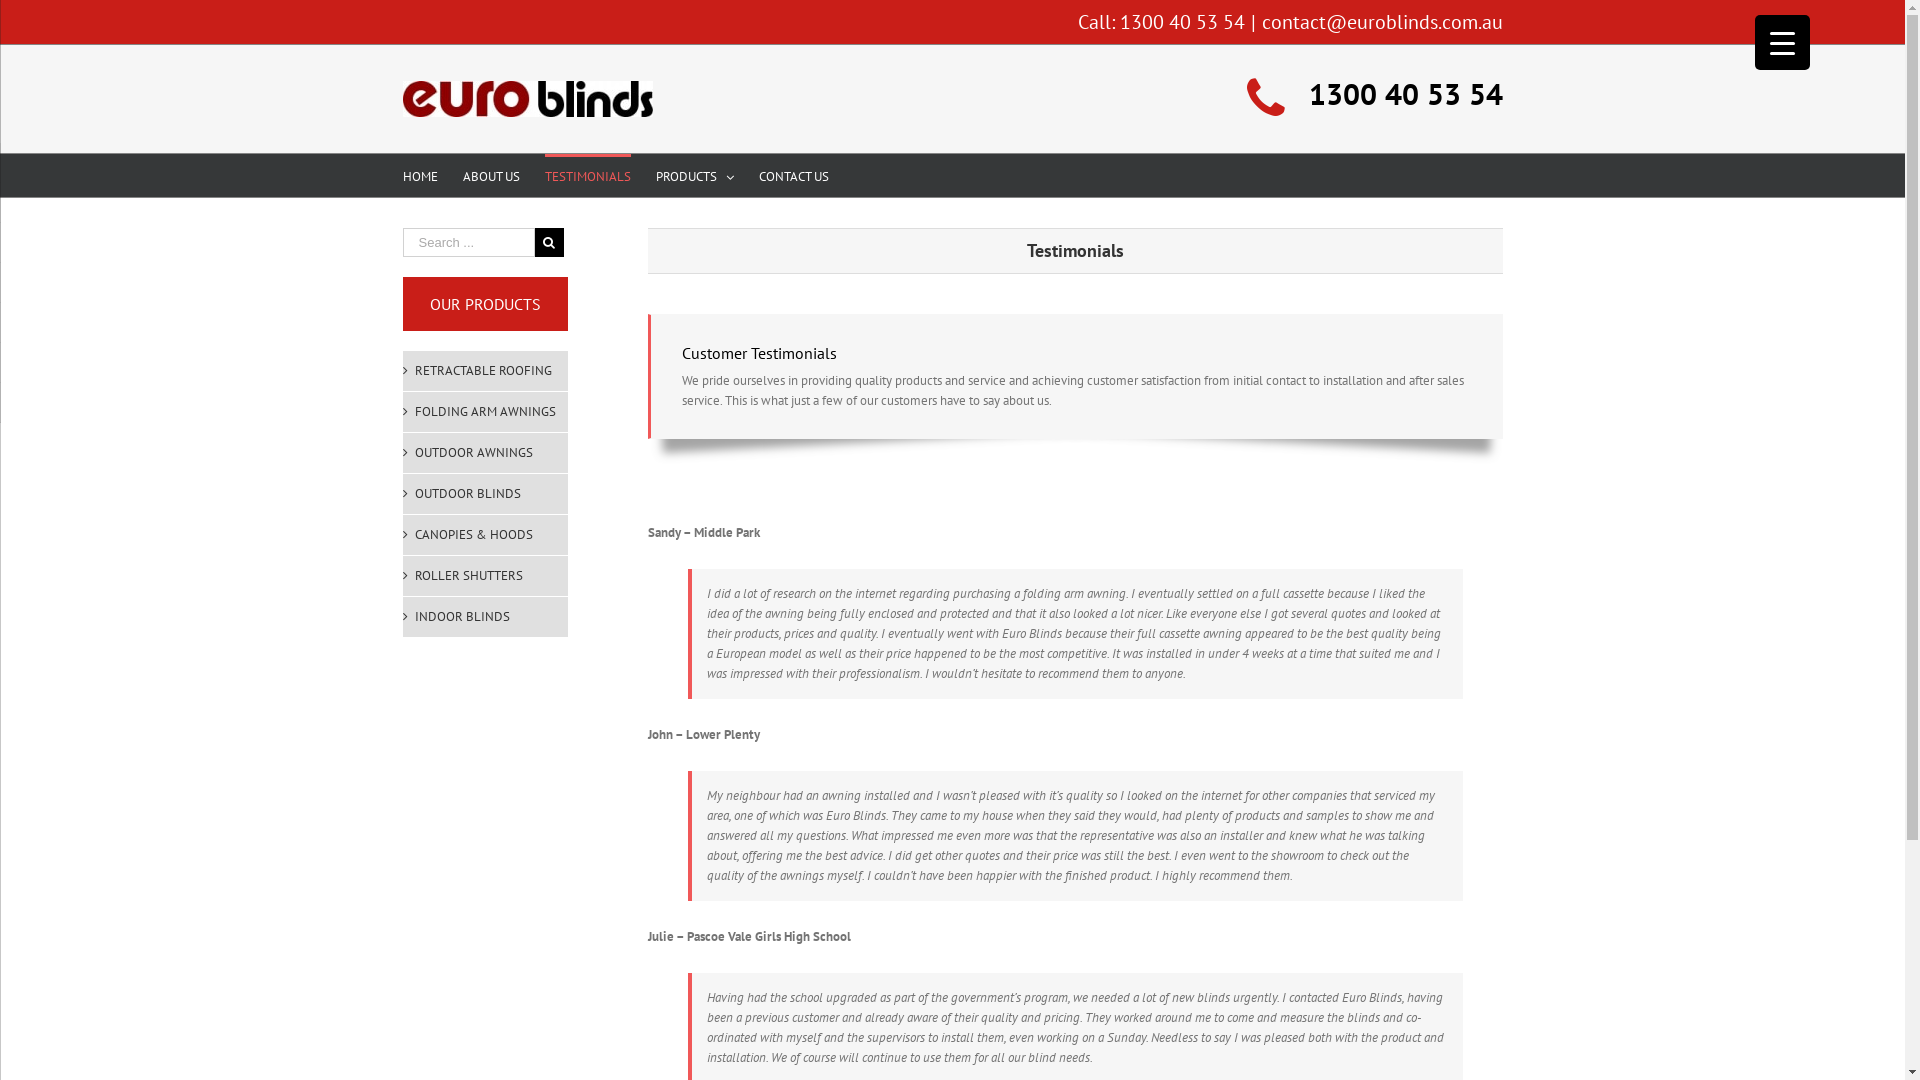 This screenshot has height=1080, width=1920. I want to click on 'contact@euroblinds.com.au', so click(1381, 22).